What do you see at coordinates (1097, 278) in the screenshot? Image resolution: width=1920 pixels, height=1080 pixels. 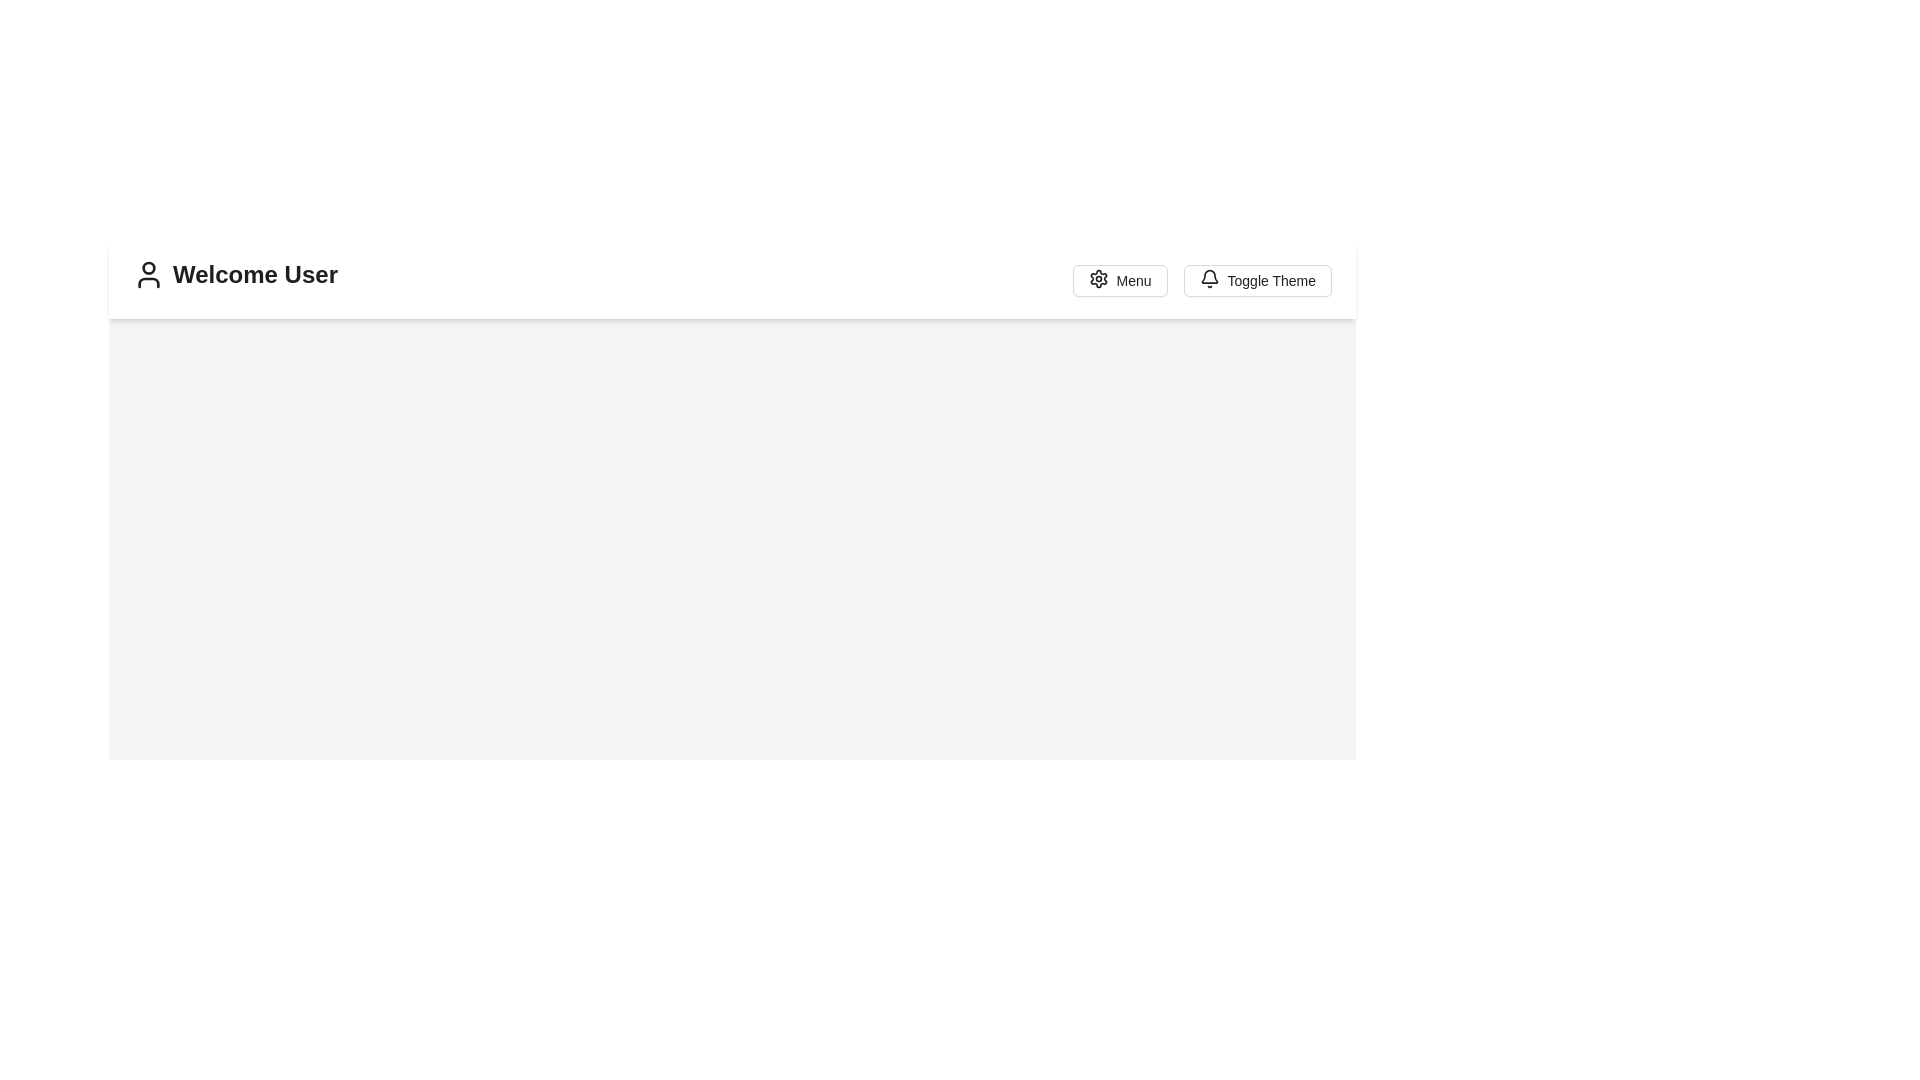 I see `the 'Settings' icon located in the upper right navigation bar, adjacent to the 'Menu' button and slightly to the left of the 'Toggle Theme' icon` at bounding box center [1097, 278].